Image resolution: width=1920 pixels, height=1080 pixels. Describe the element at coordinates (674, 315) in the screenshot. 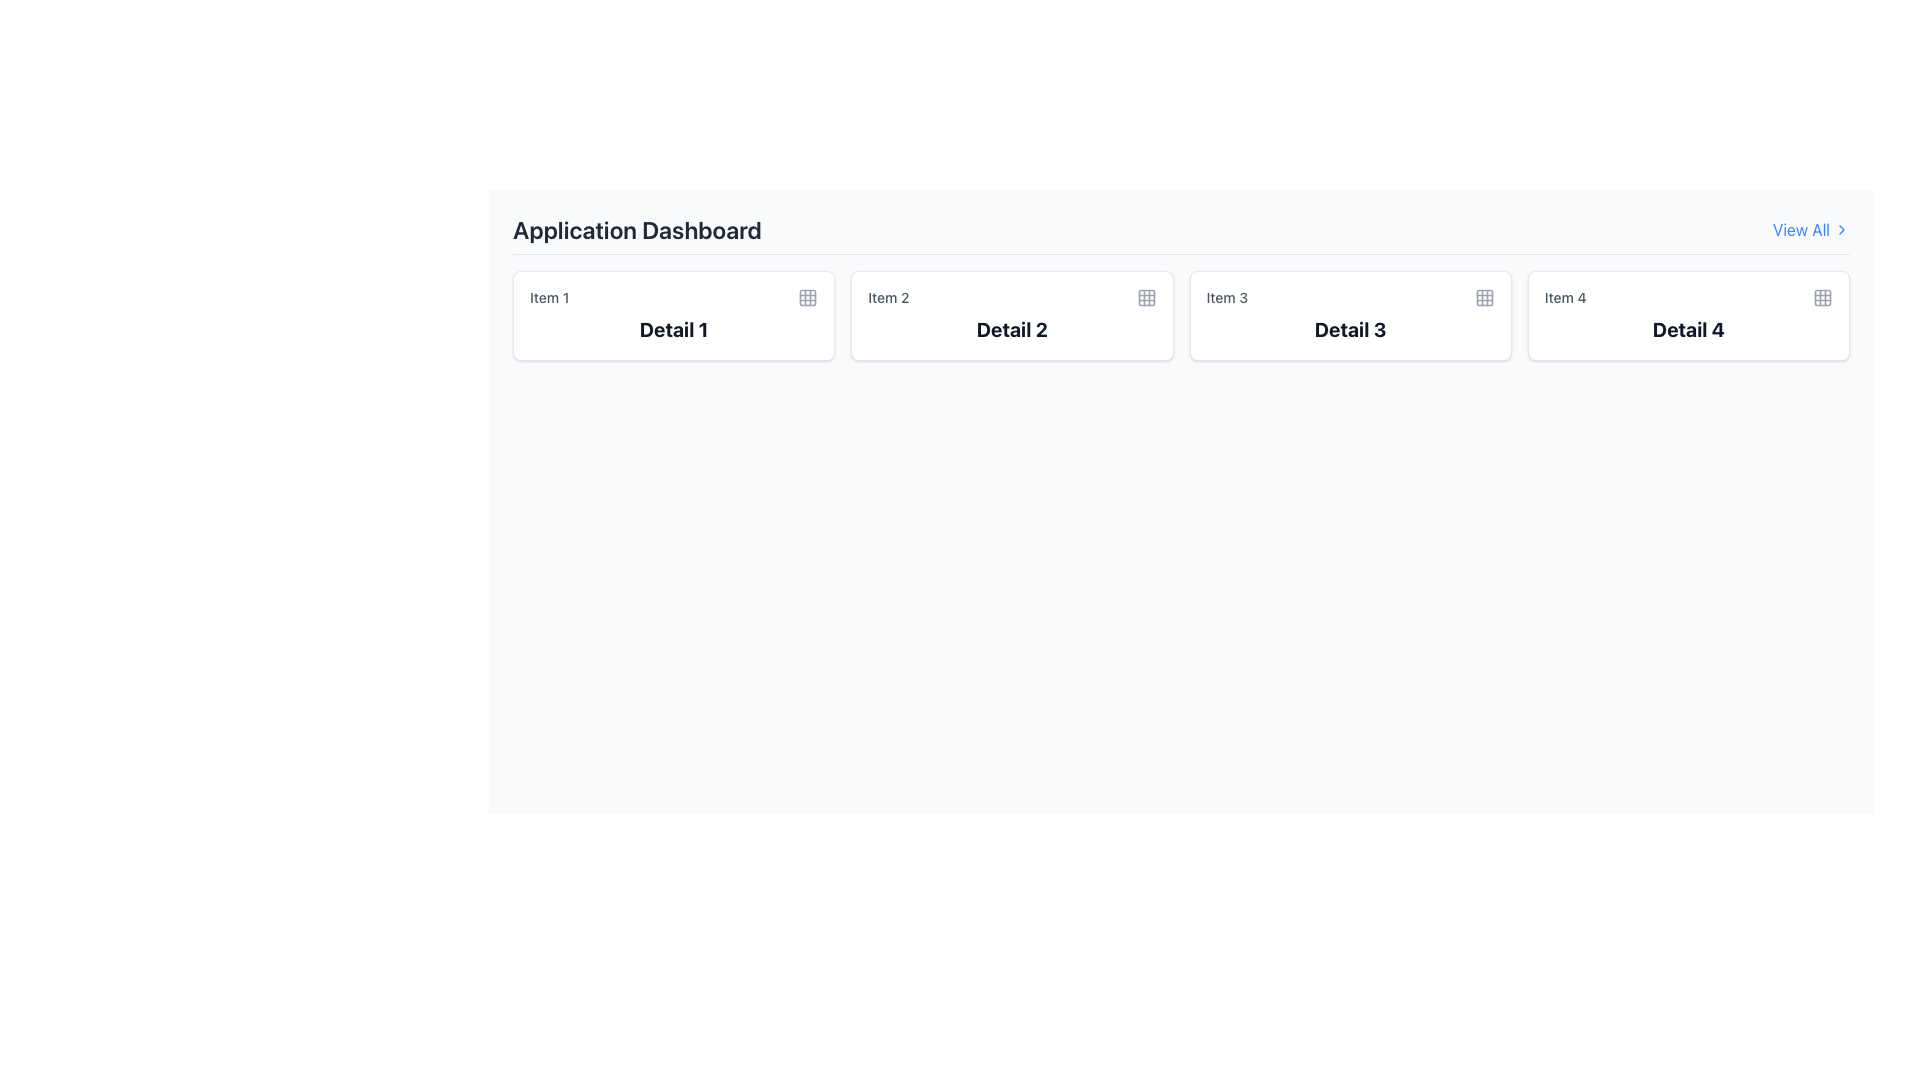

I see `the first card in the grid that represents 'Item 1'` at that location.